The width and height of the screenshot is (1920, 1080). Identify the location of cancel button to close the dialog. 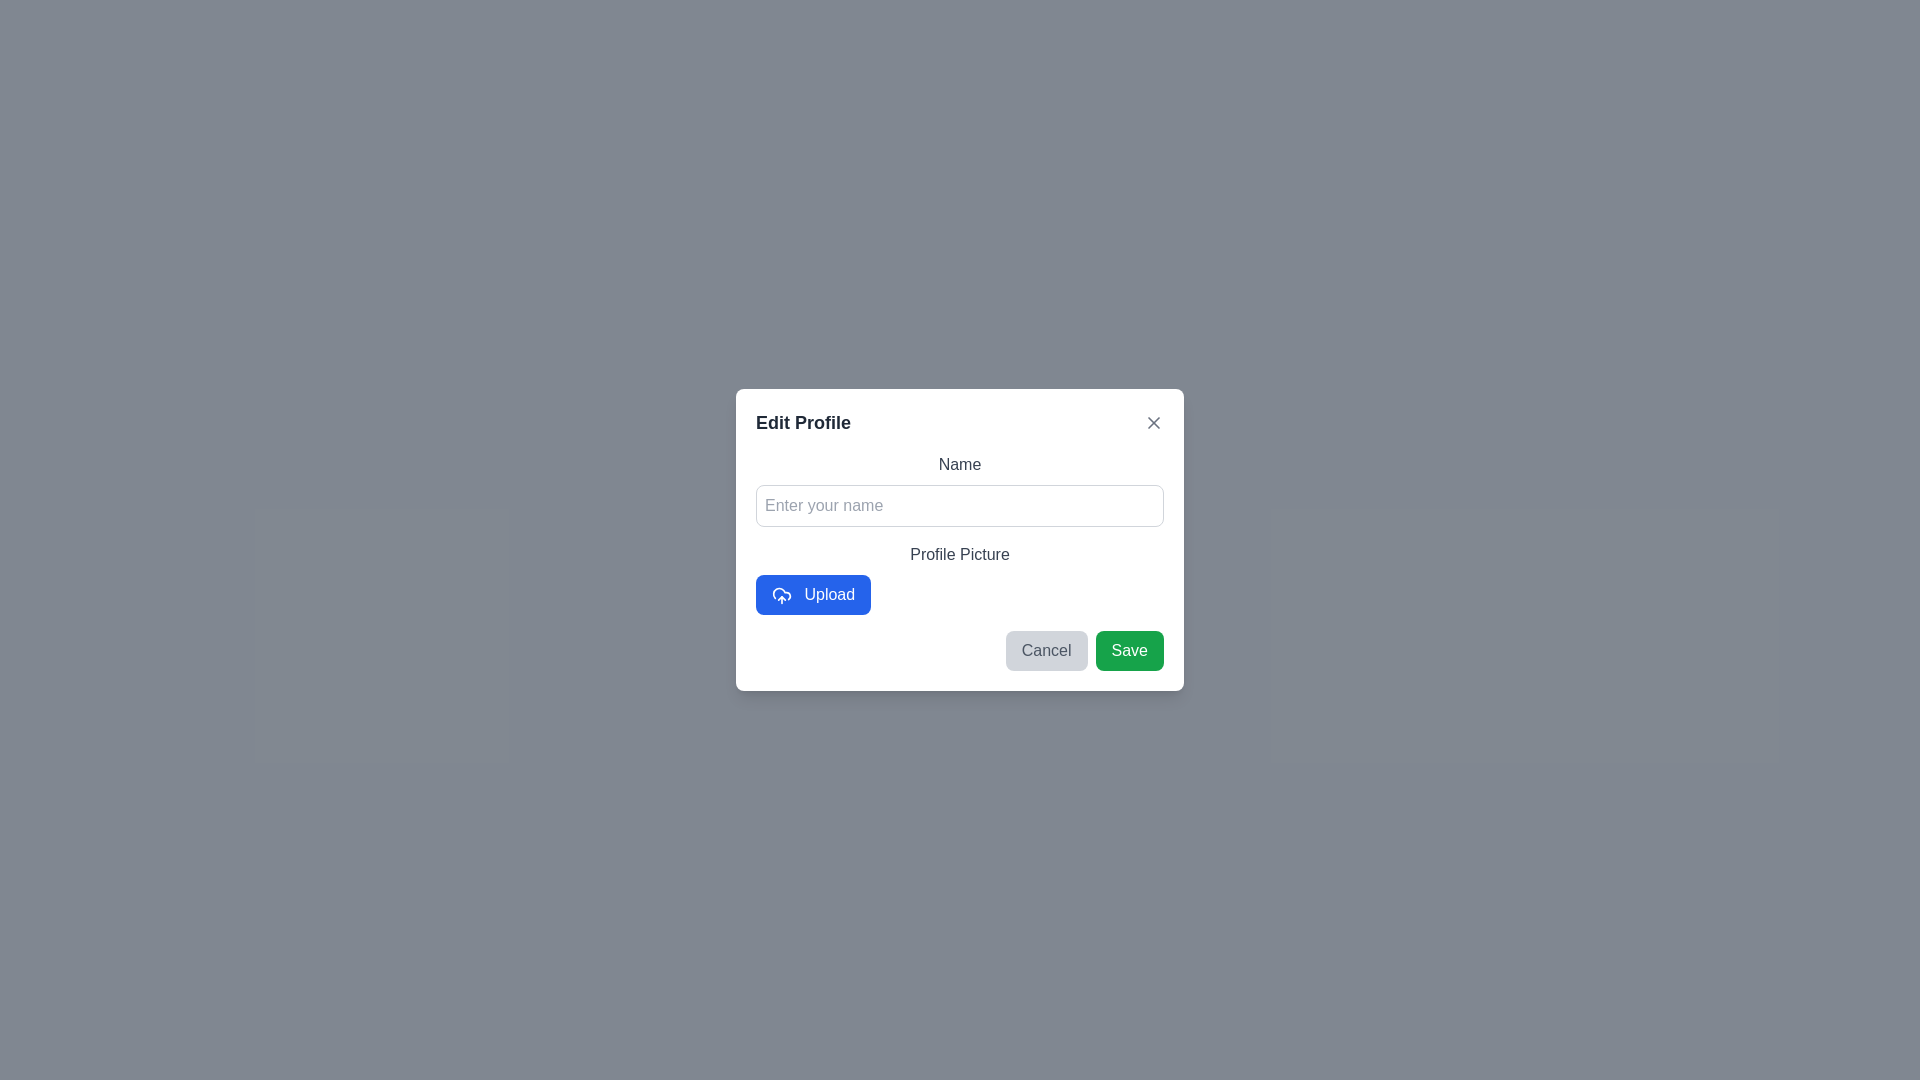
(1045, 651).